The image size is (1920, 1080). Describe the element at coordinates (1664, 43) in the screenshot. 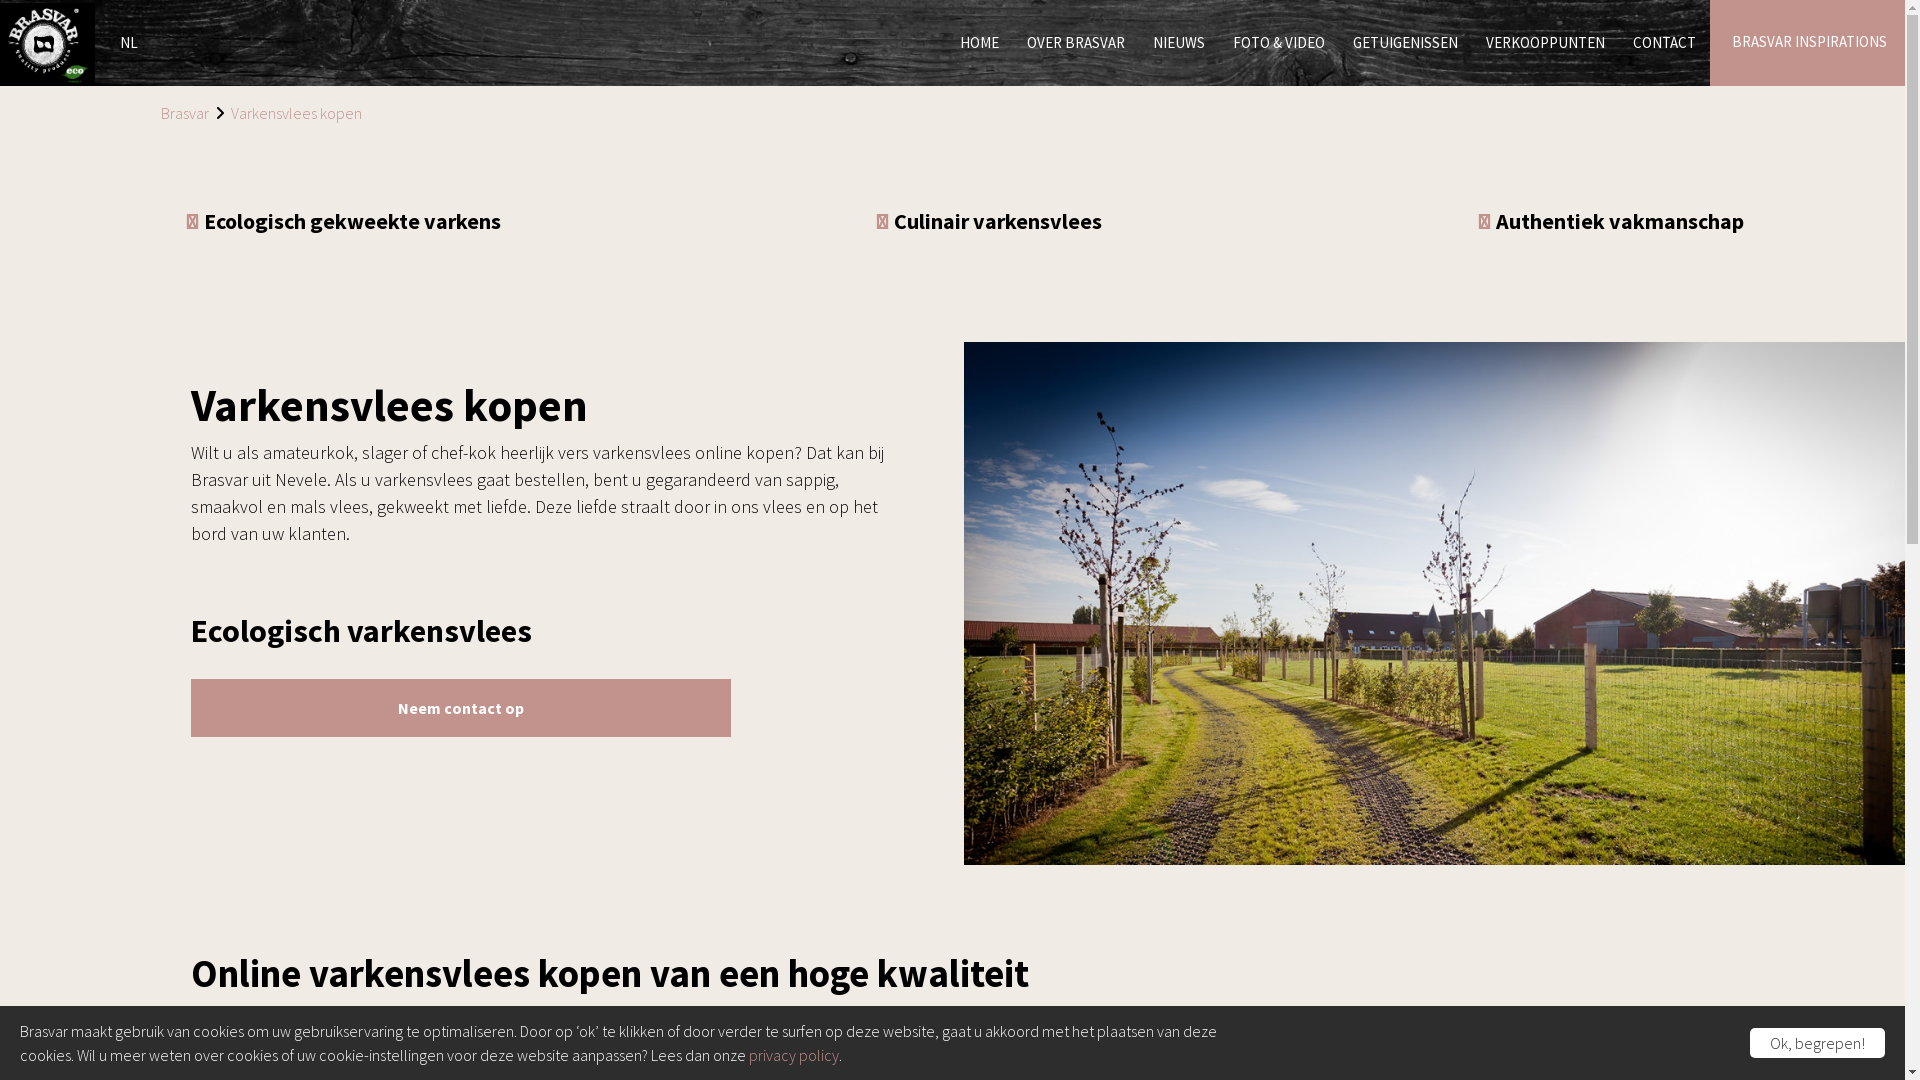

I see `'CONTACT'` at that location.